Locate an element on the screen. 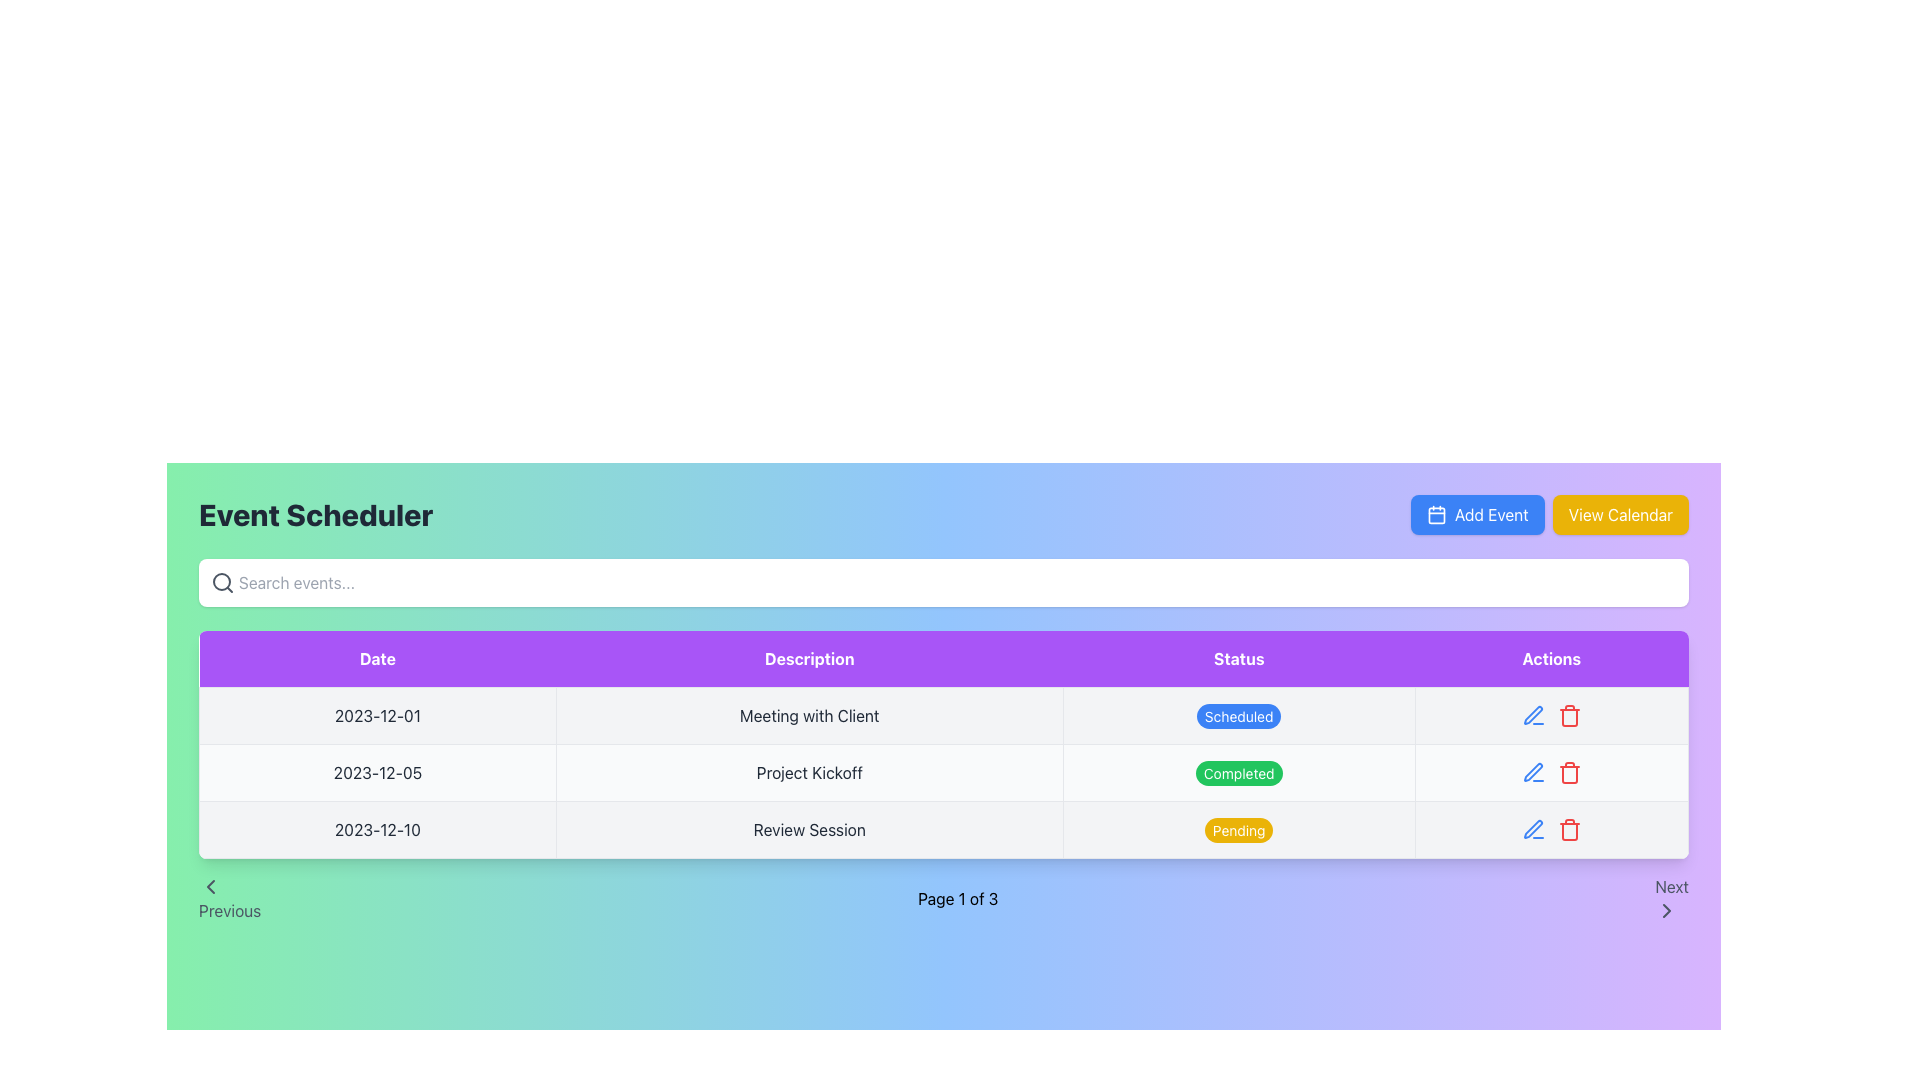 The image size is (1920, 1080). the delete button, which is the third button in the 'Actions' column of the last row in the table is located at coordinates (1568, 771).